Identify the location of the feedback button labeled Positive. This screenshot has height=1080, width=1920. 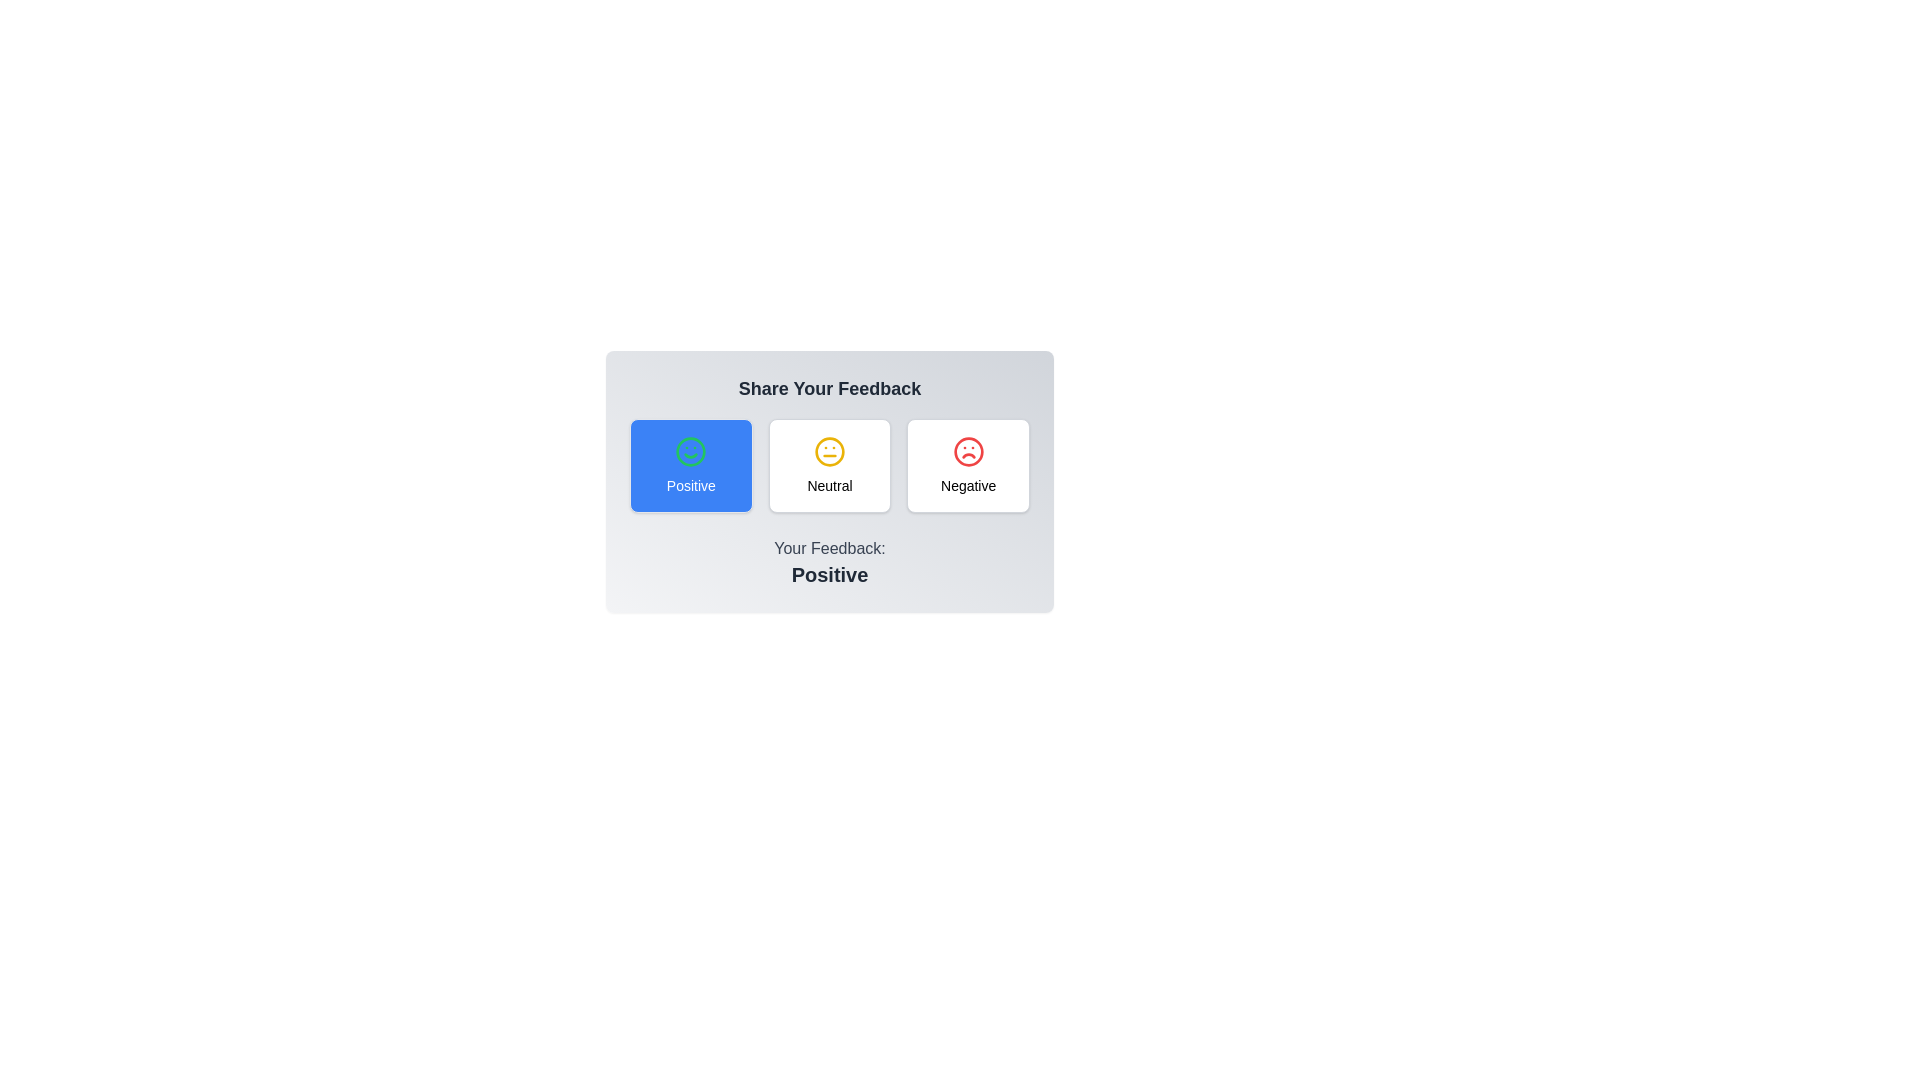
(691, 466).